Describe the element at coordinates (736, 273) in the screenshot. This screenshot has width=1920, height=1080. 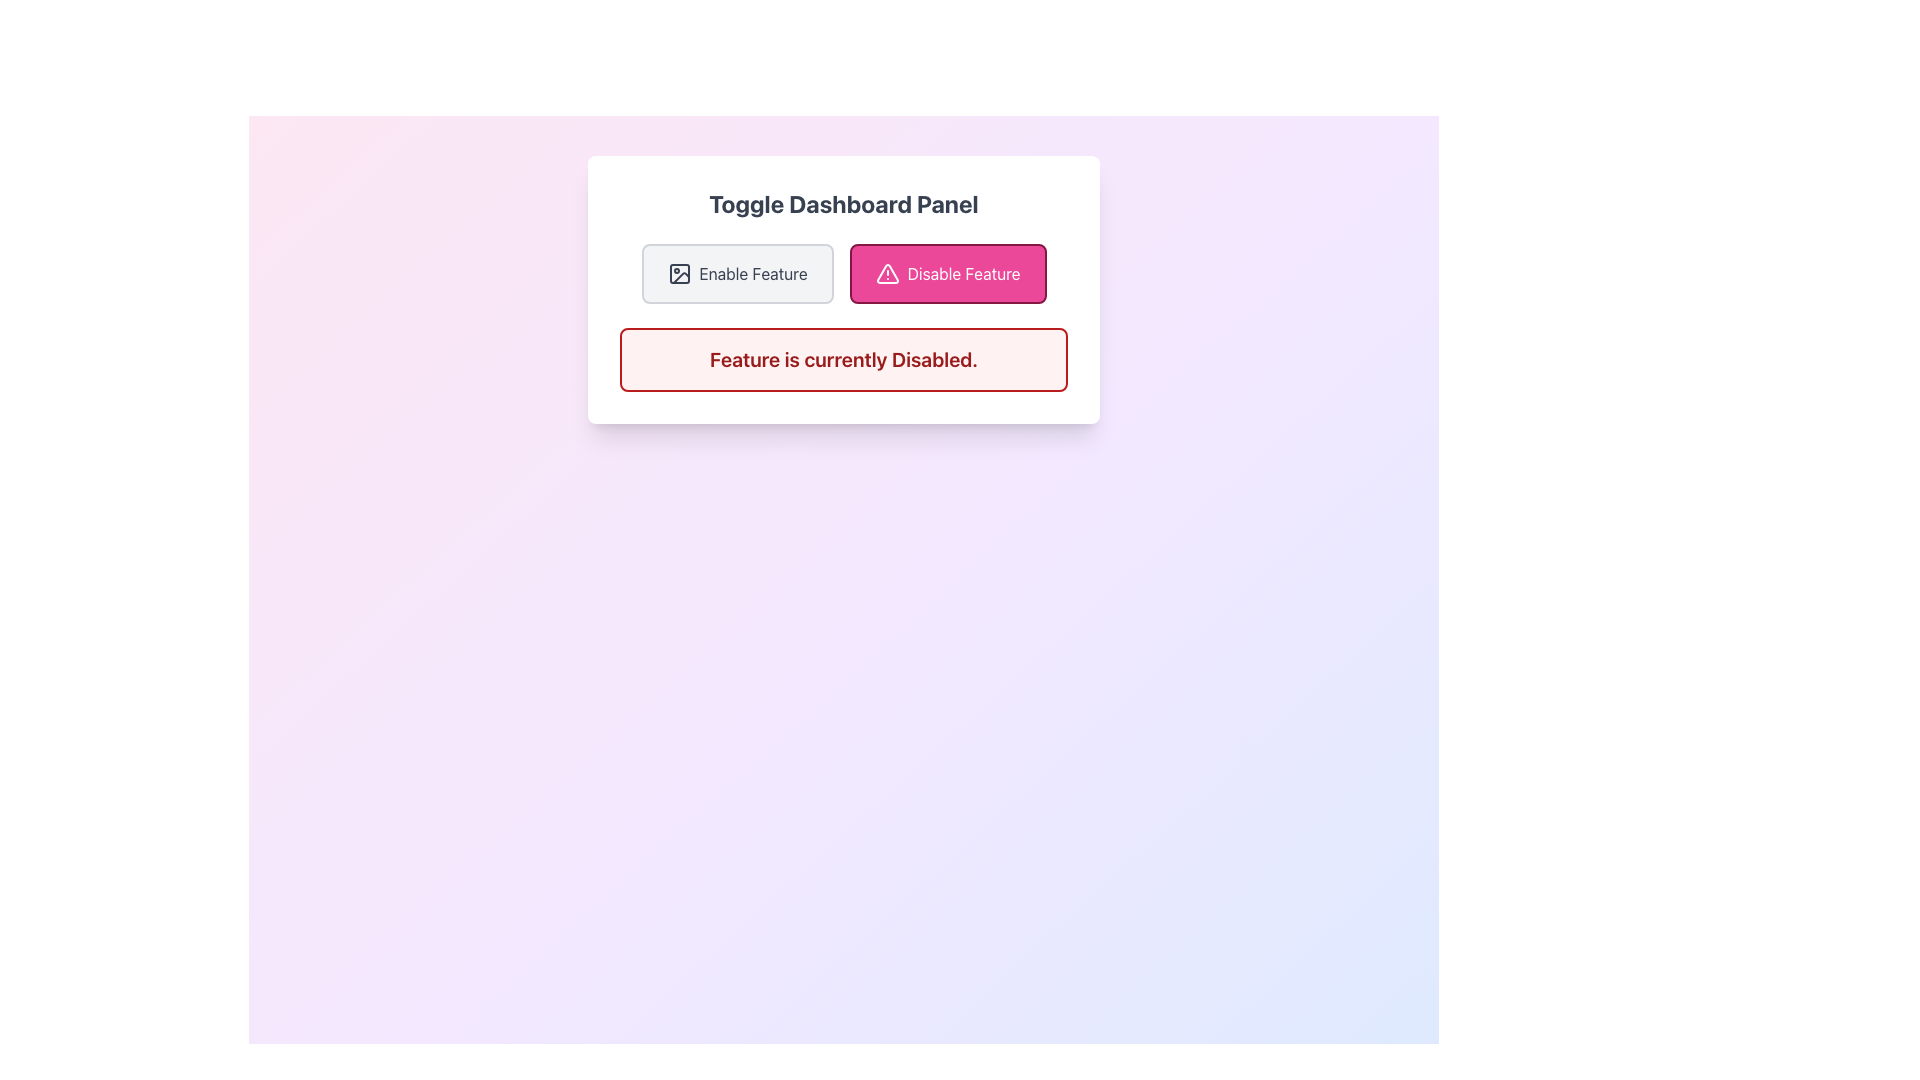
I see `the 'Enable Feature' button located to the left of the 'Disable Feature' button in the group of buttons near the top of the 'Toggle Dashboard Panel'` at that location.